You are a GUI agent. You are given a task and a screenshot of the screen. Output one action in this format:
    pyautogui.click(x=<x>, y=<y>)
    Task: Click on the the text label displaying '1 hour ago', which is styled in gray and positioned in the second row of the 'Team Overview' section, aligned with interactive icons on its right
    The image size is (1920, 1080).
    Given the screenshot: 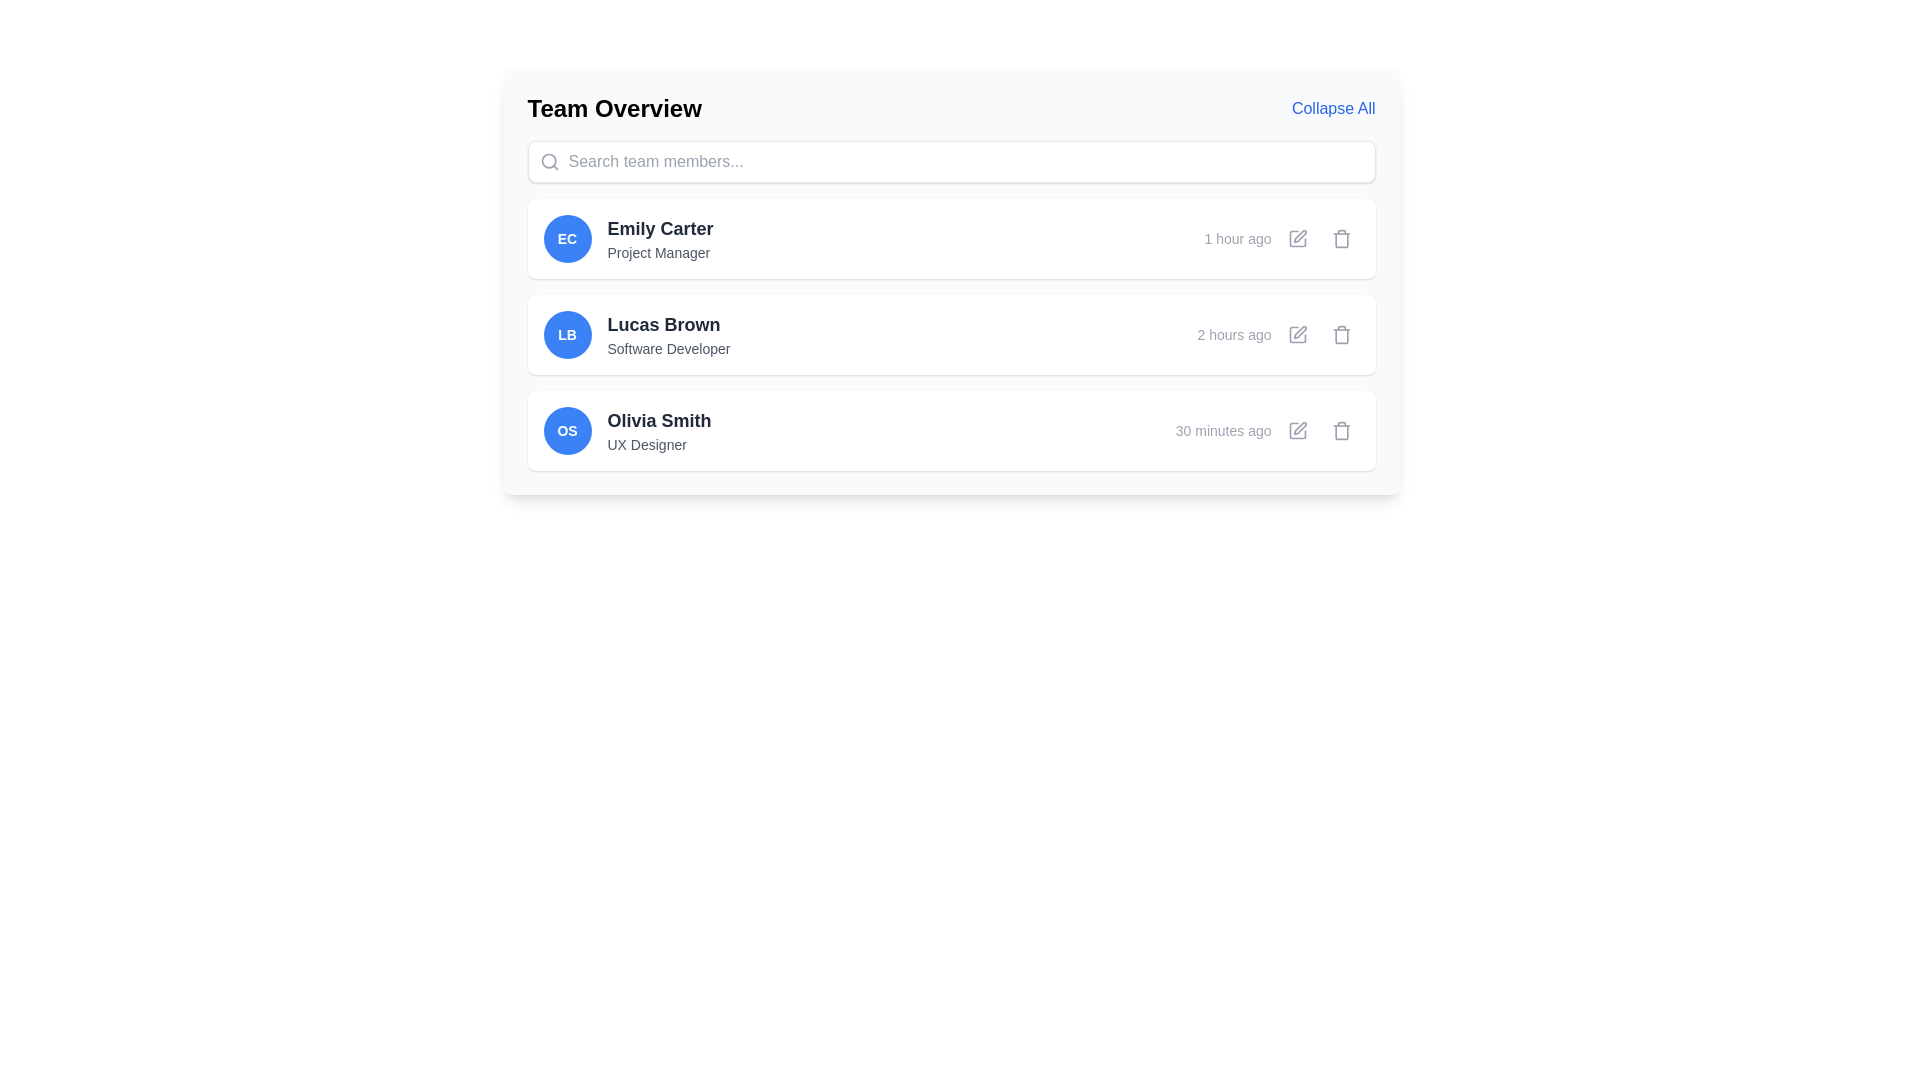 What is the action you would take?
    pyautogui.click(x=1237, y=238)
    